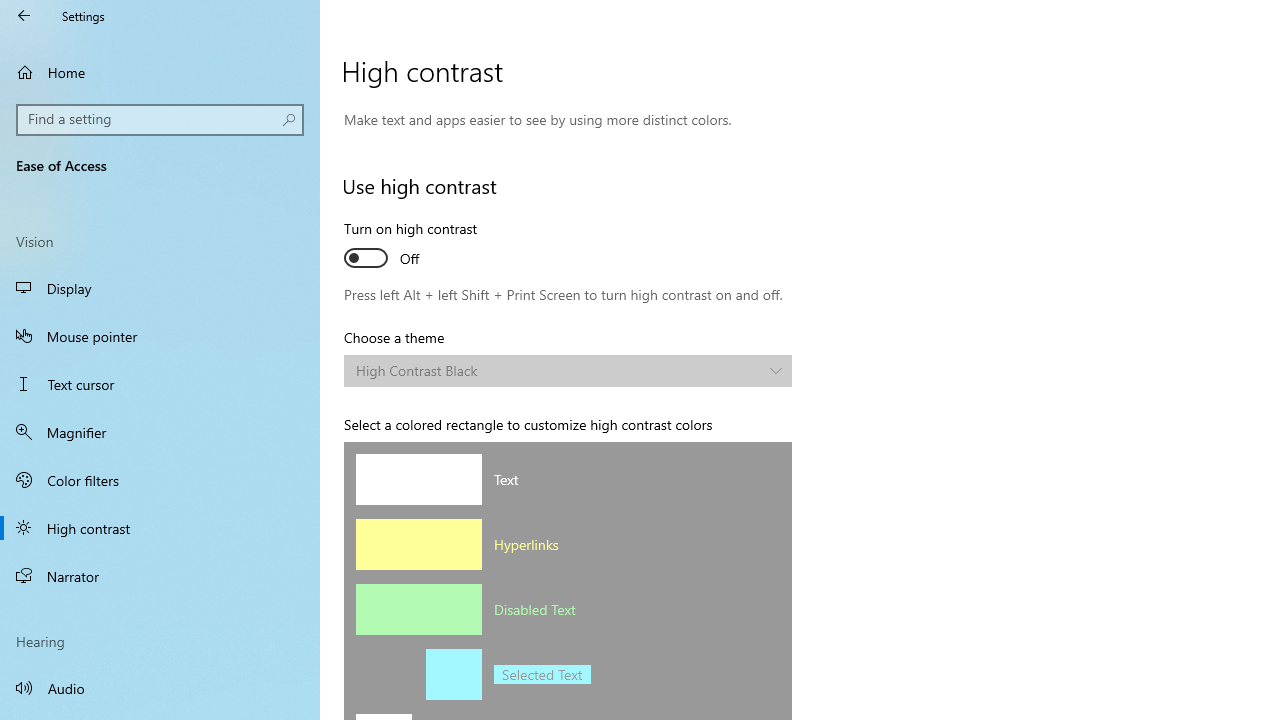  I want to click on 'Text color', so click(417, 479).